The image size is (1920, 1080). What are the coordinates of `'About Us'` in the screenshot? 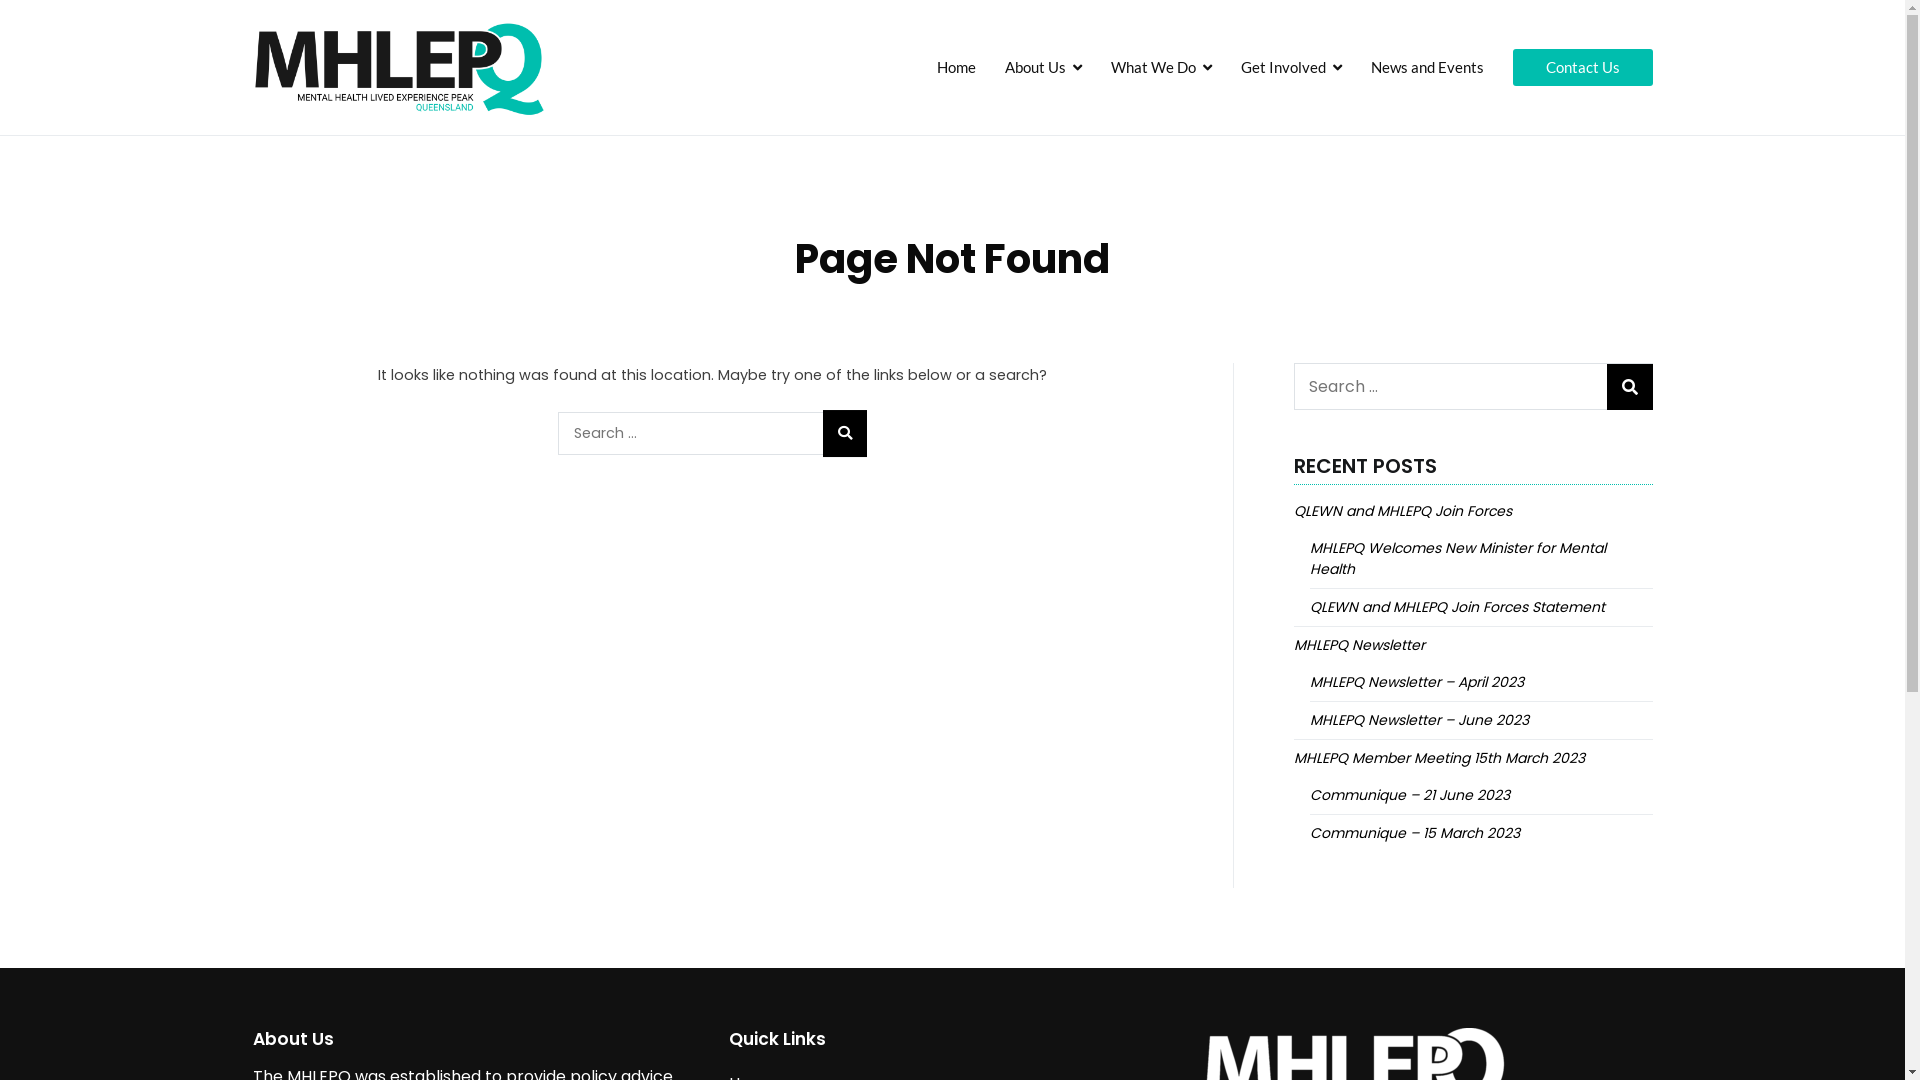 It's located at (1042, 66).